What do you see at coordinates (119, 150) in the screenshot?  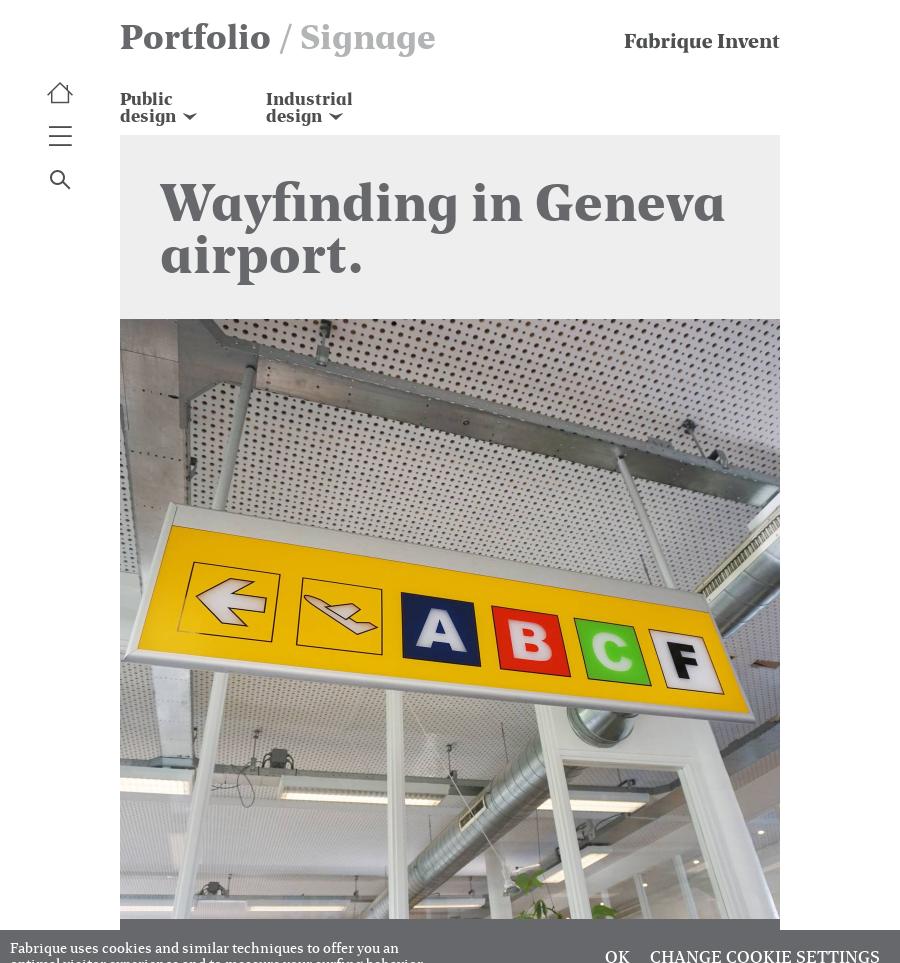 I see `'Public transport  facilities'` at bounding box center [119, 150].